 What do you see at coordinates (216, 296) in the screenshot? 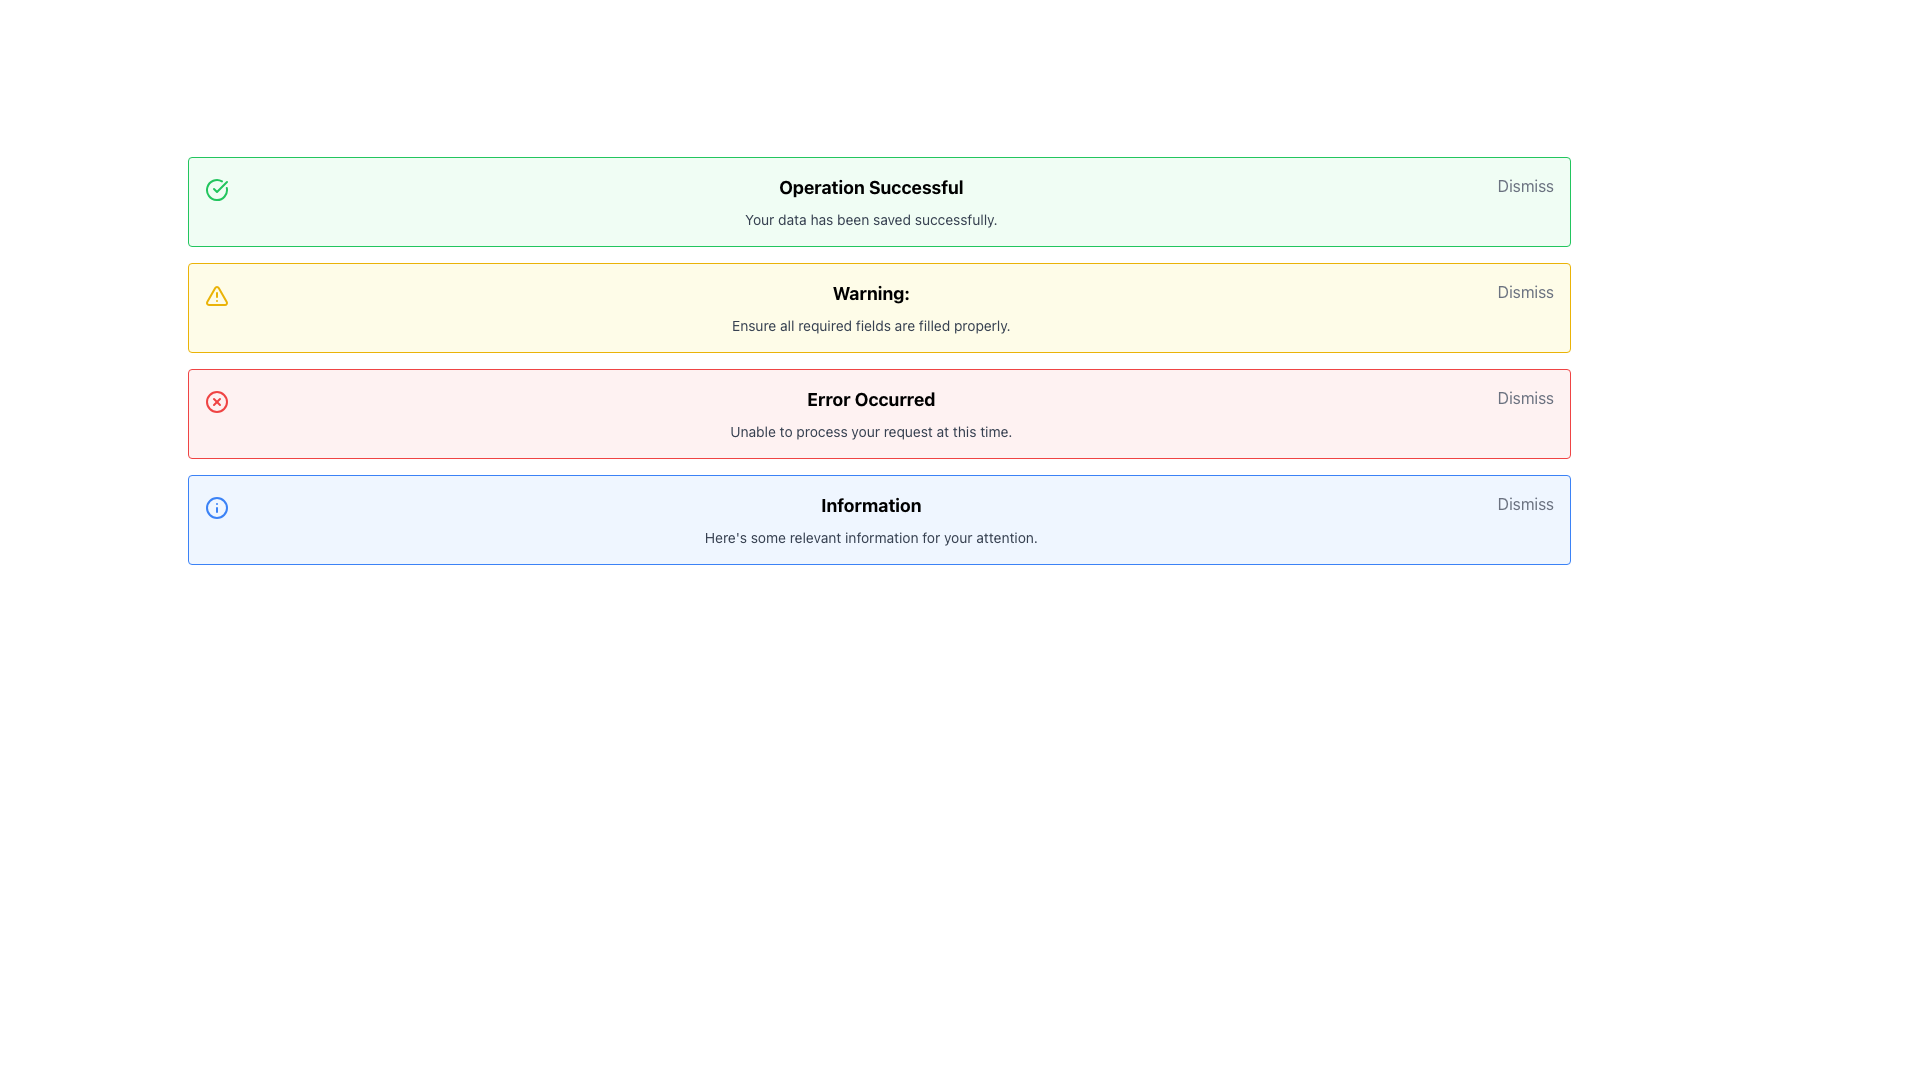
I see `the yellow triangle warning icon located in the second row of messages with a light yellow background labeled 'Warning'` at bounding box center [216, 296].